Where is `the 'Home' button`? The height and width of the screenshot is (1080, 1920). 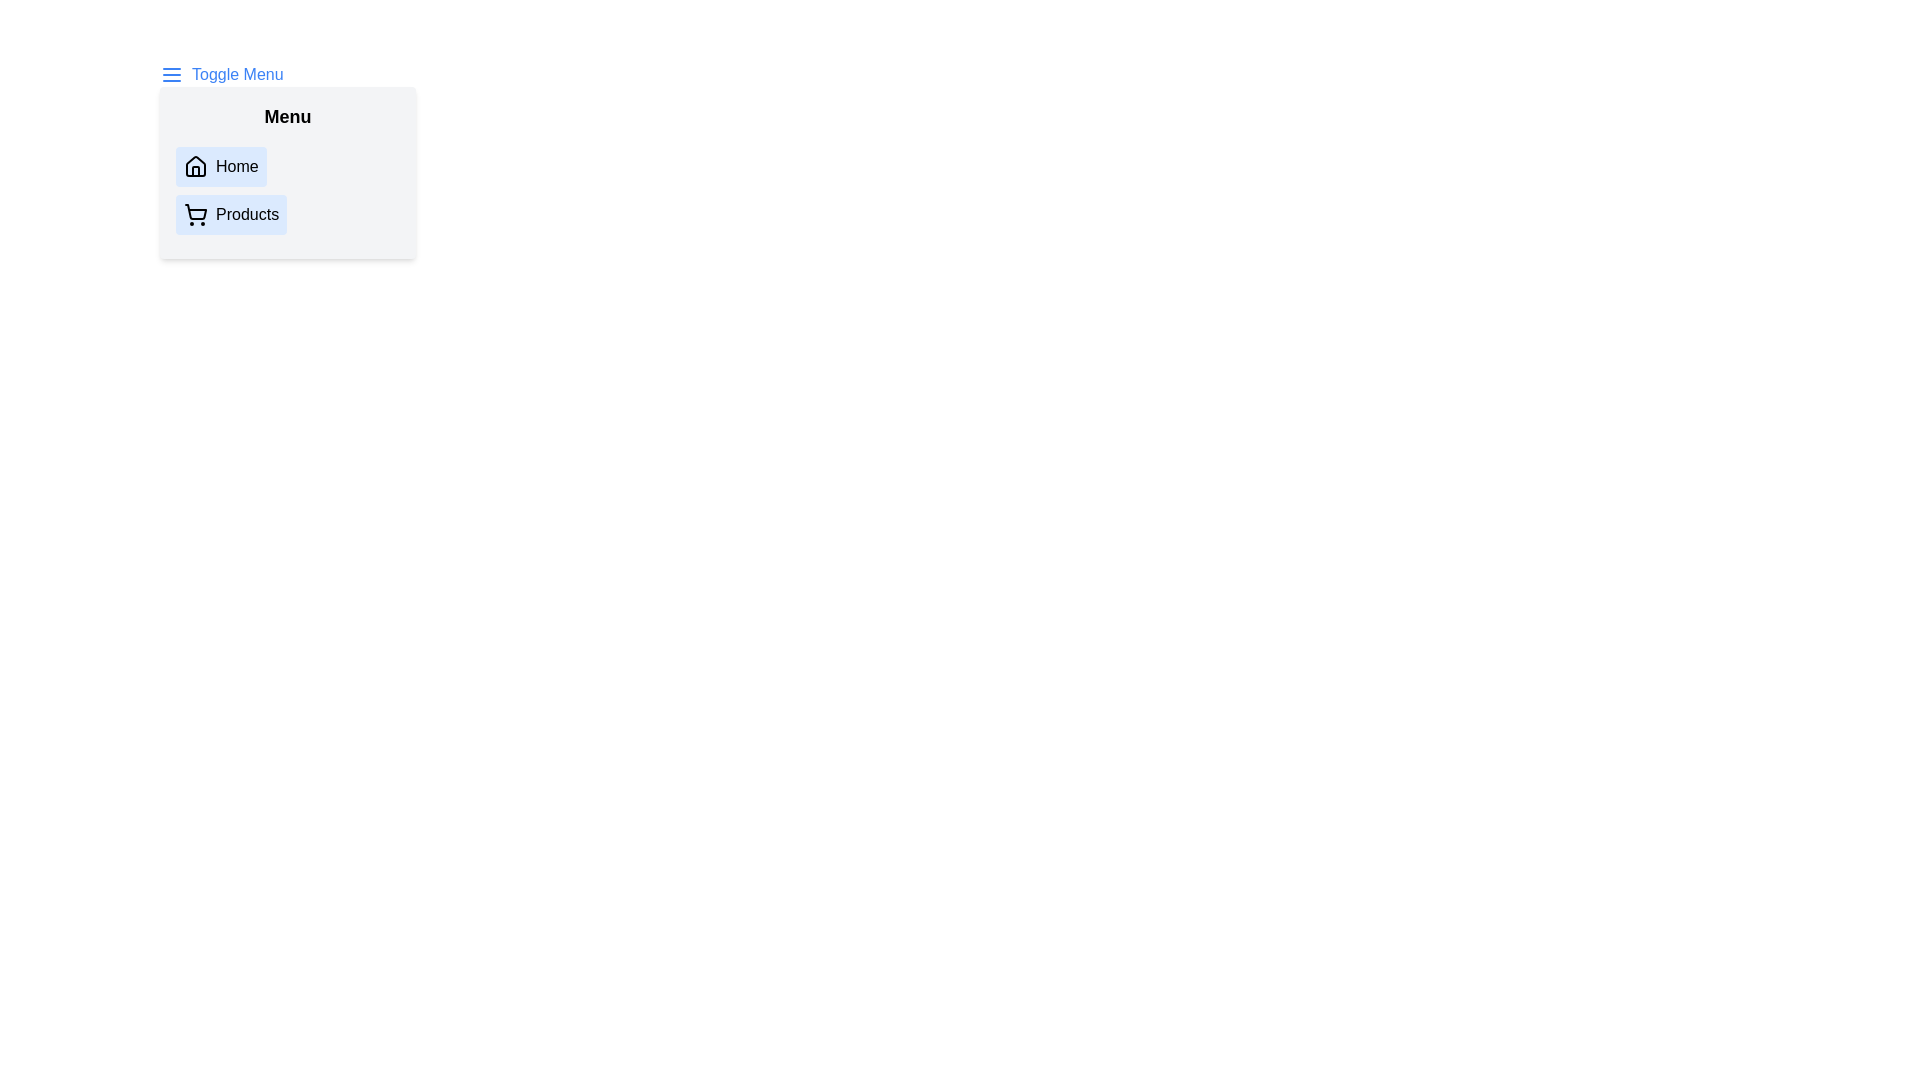
the 'Home' button is located at coordinates (220, 165).